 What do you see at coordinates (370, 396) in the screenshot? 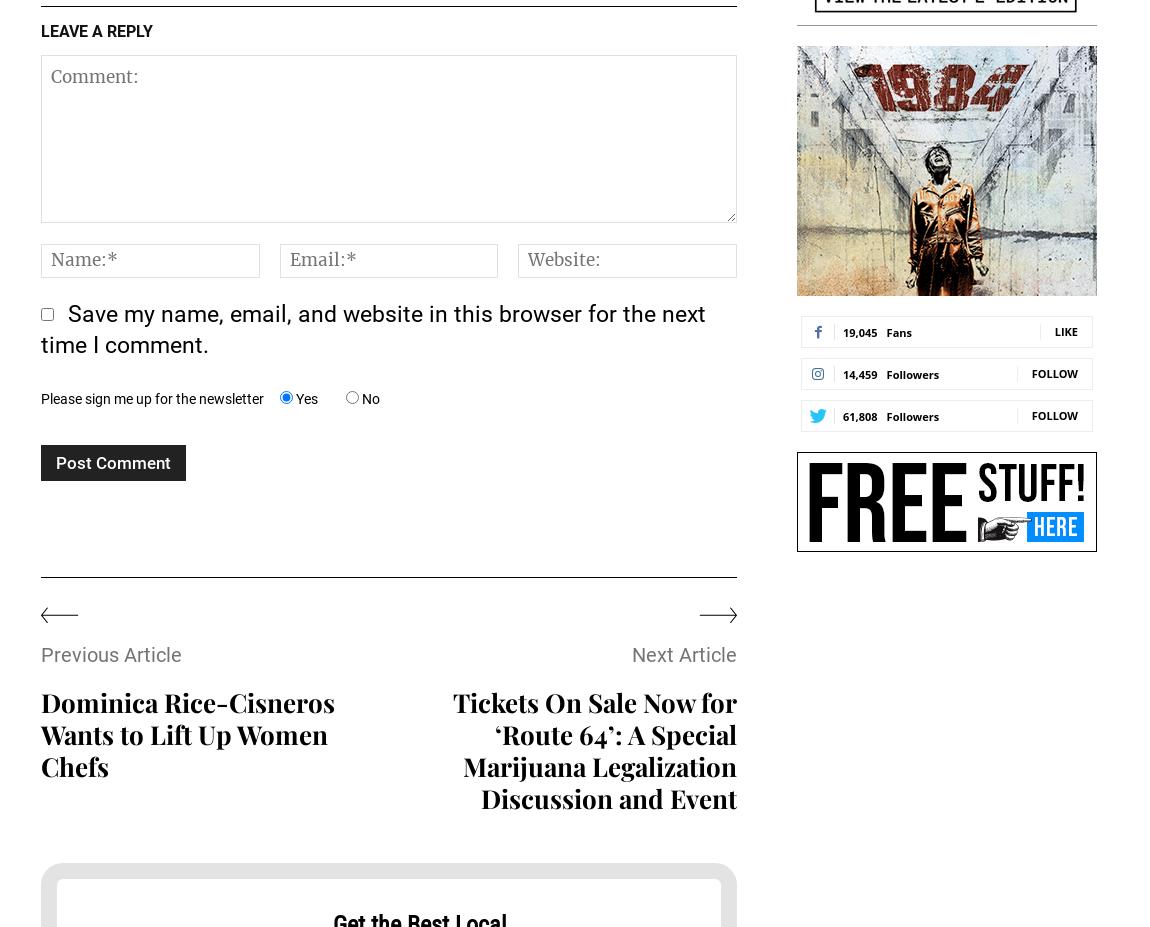
I see `'No'` at bounding box center [370, 396].